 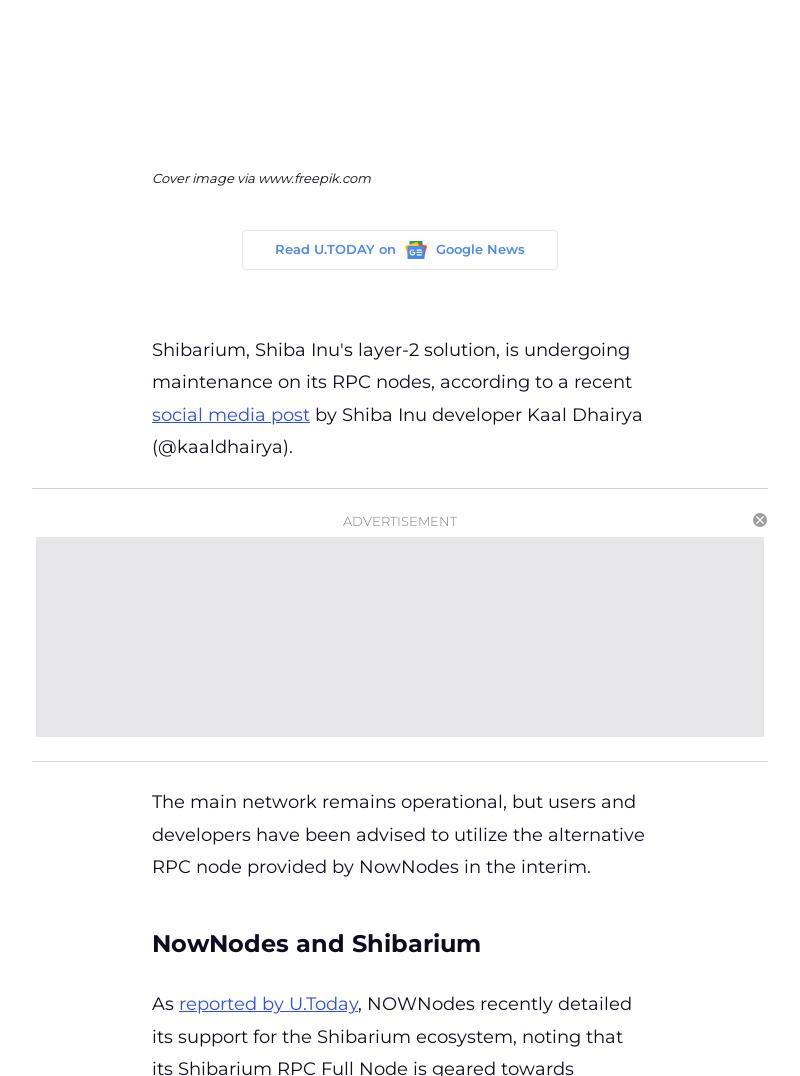 I want to click on 'The main network remains operational, but users and developers have been advised to utilize the alternative RPC node provided by NowNodes in the interim.', so click(x=397, y=833).